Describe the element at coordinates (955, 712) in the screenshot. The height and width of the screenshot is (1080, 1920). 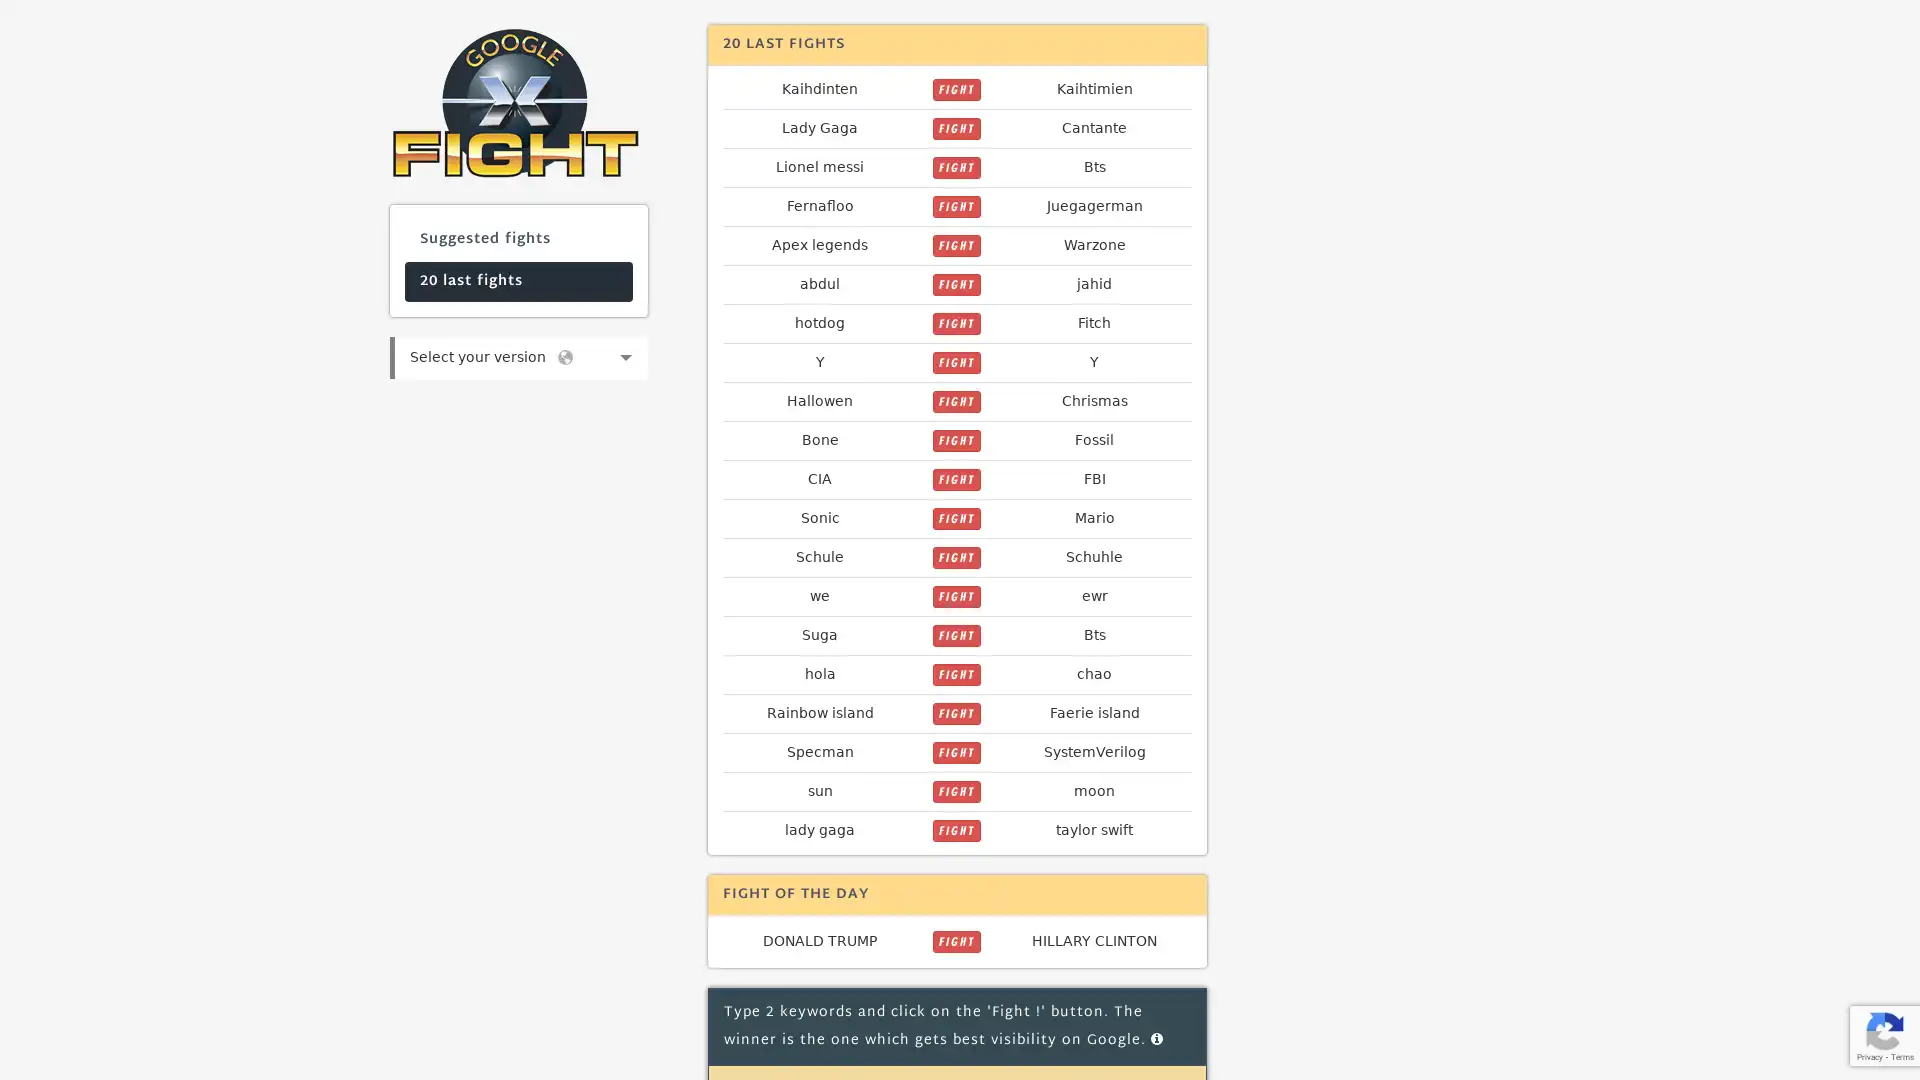
I see `FIGHT` at that location.